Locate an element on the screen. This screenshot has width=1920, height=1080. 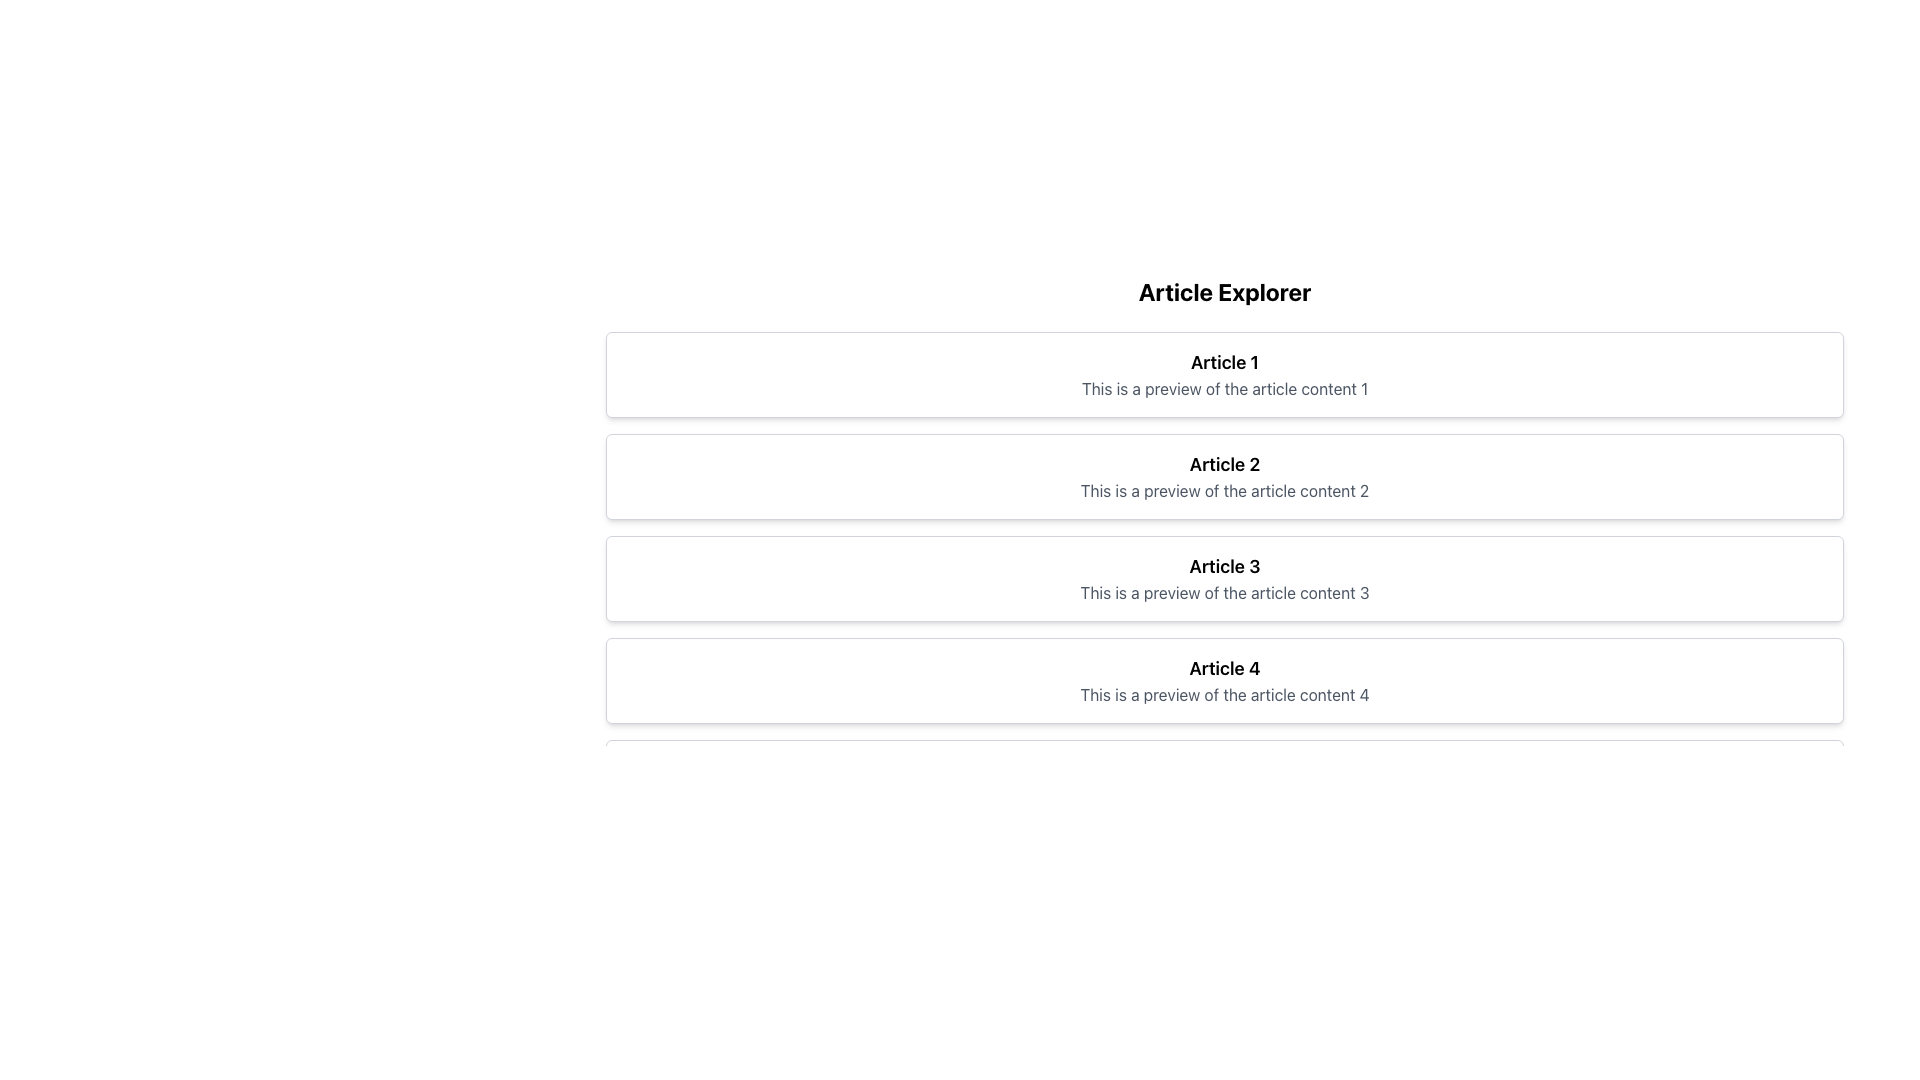
text displayed in the title of the second article located in the article card under 'Article Explorer' is located at coordinates (1223, 465).